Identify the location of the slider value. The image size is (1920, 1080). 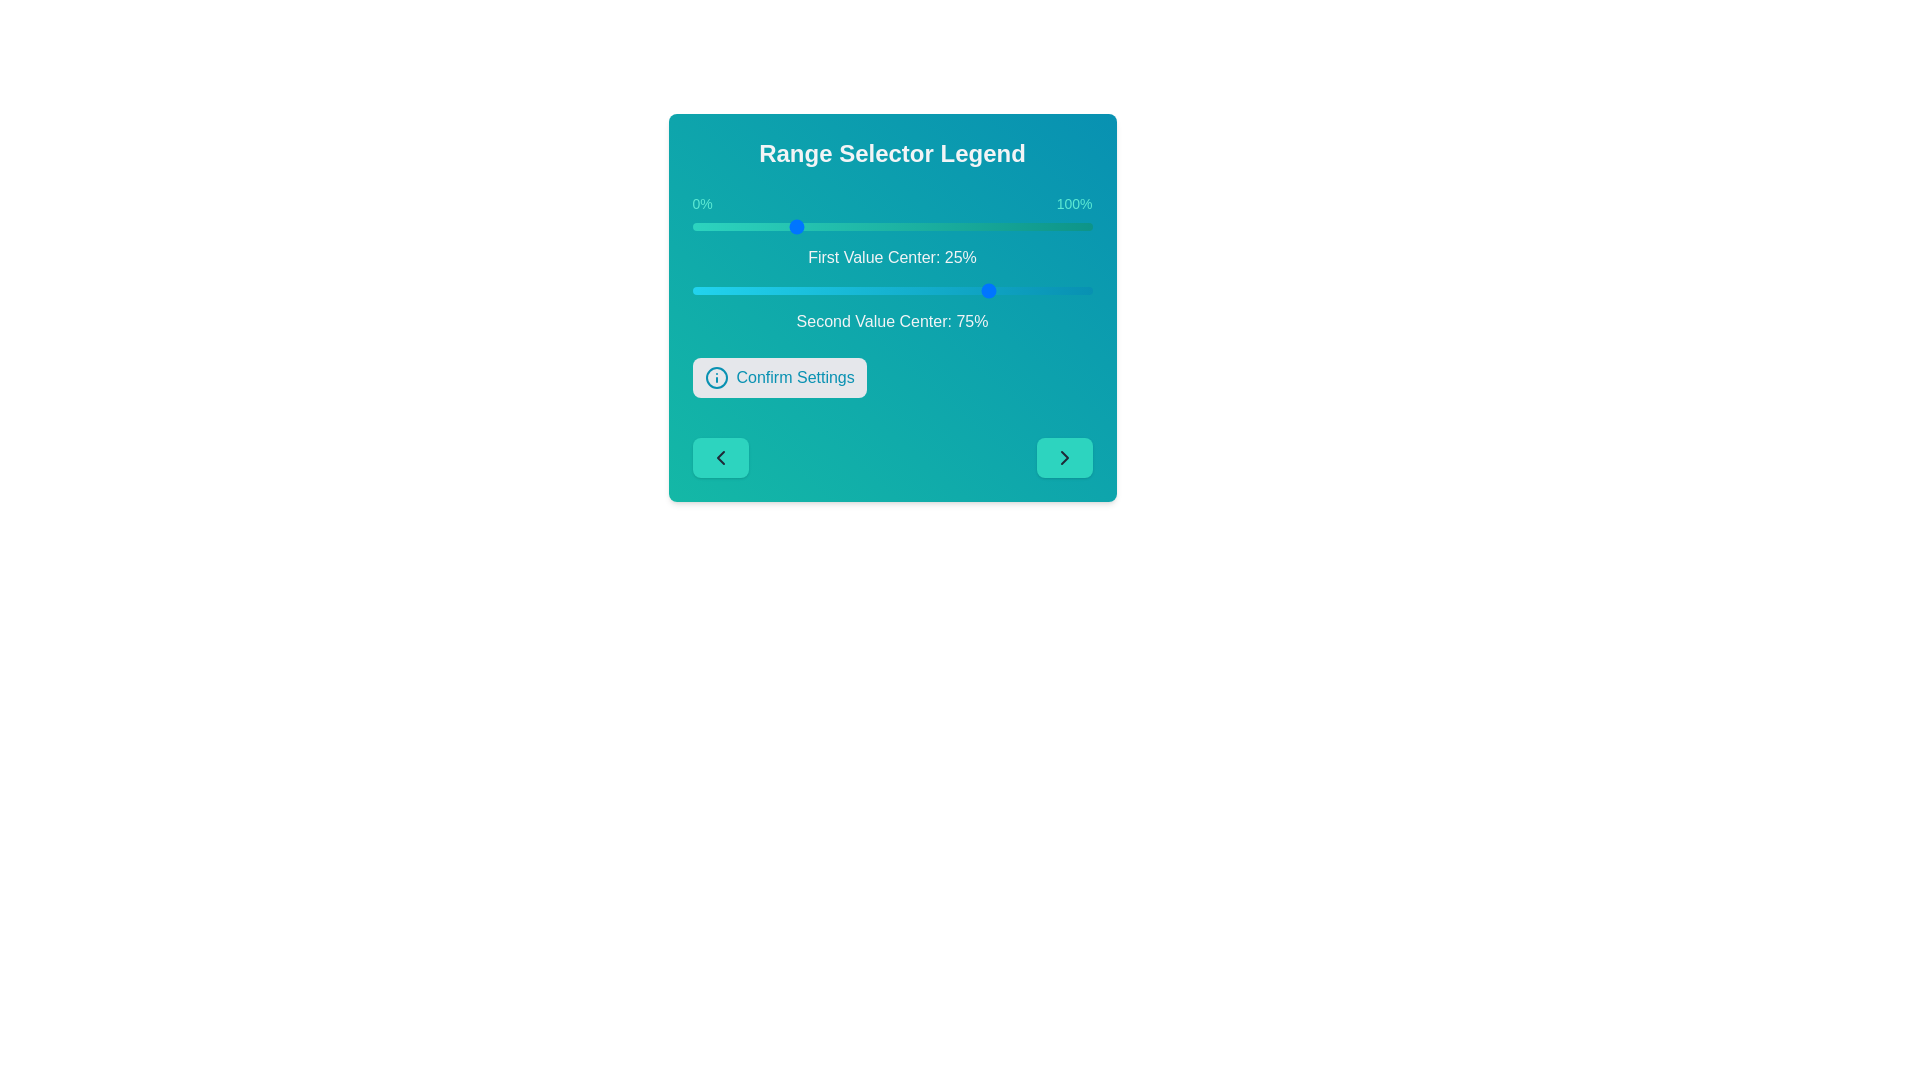
(943, 226).